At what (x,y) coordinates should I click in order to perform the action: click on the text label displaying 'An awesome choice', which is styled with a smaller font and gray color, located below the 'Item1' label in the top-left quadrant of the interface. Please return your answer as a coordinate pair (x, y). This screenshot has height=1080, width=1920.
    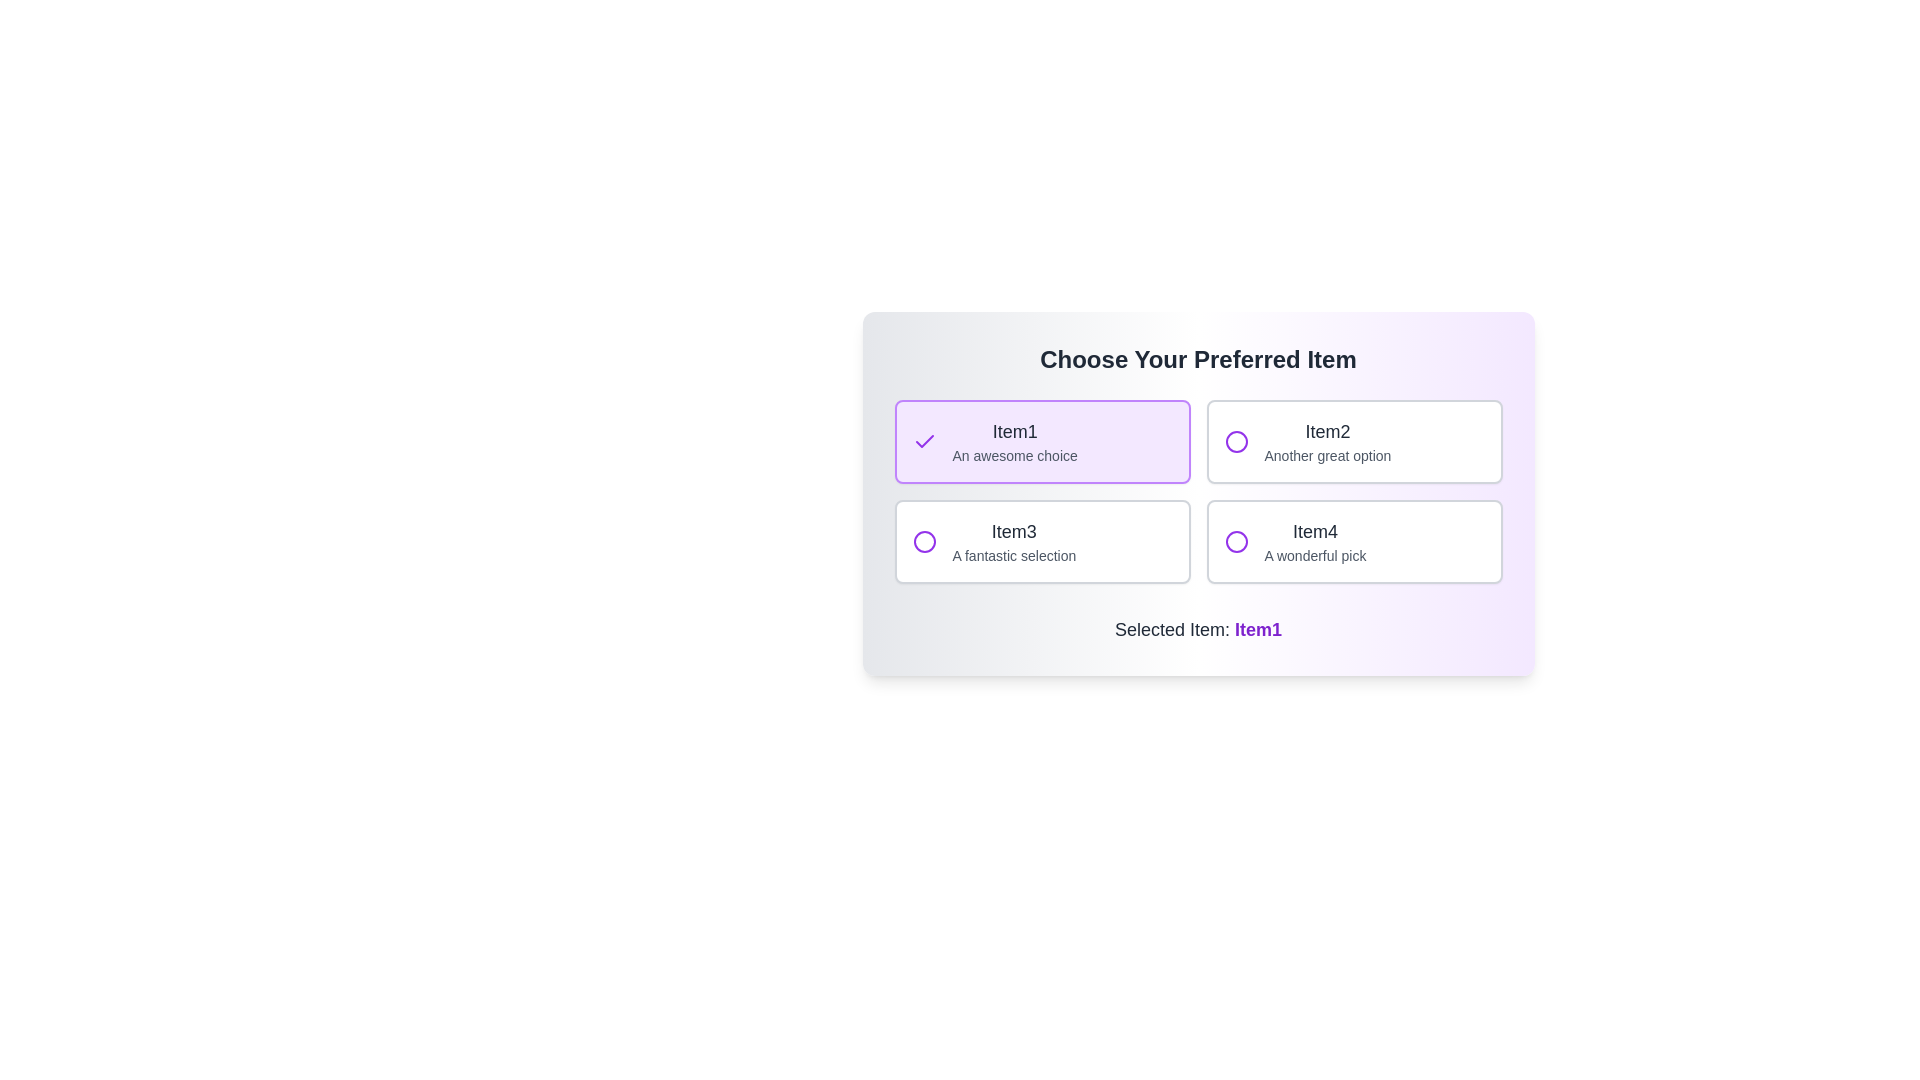
    Looking at the image, I should click on (1015, 455).